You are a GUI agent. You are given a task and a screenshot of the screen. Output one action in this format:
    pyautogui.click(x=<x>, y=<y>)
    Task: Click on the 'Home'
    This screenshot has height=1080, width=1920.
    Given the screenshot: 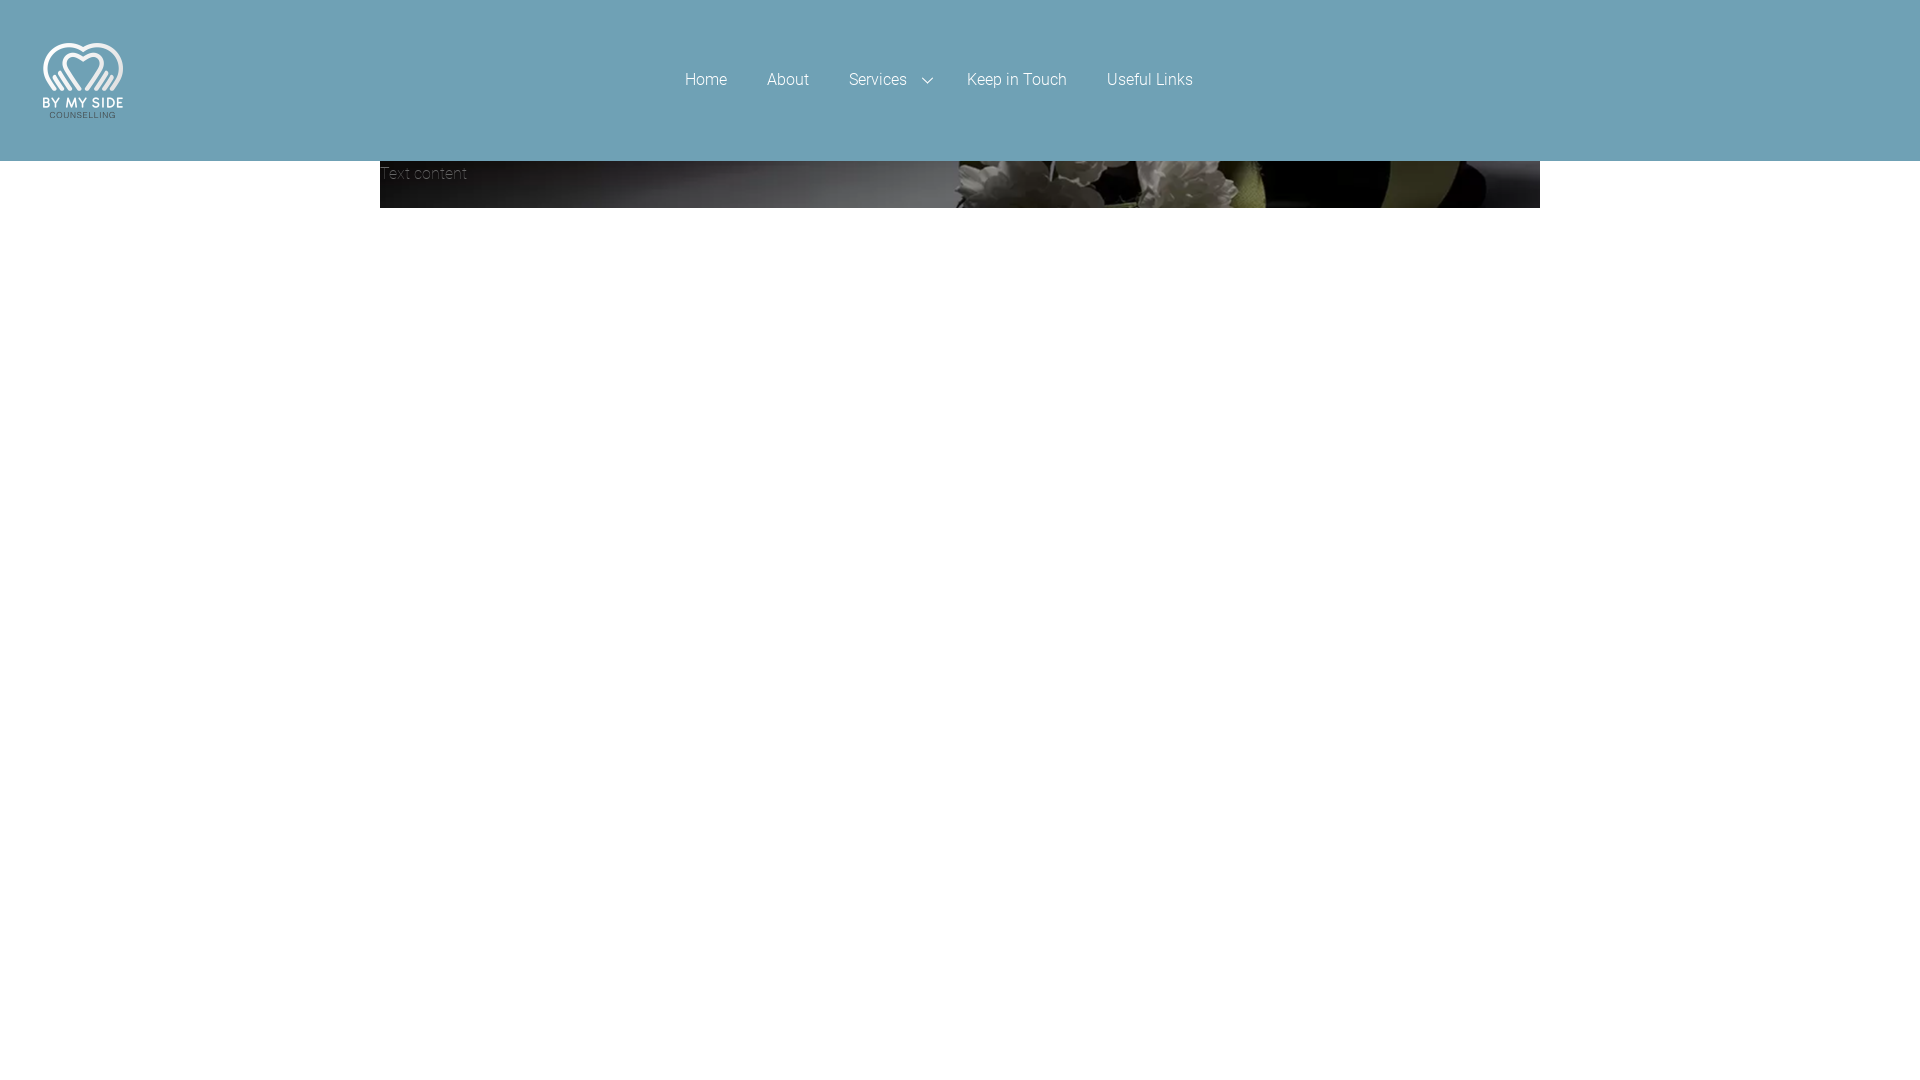 What is the action you would take?
    pyautogui.click(x=665, y=79)
    